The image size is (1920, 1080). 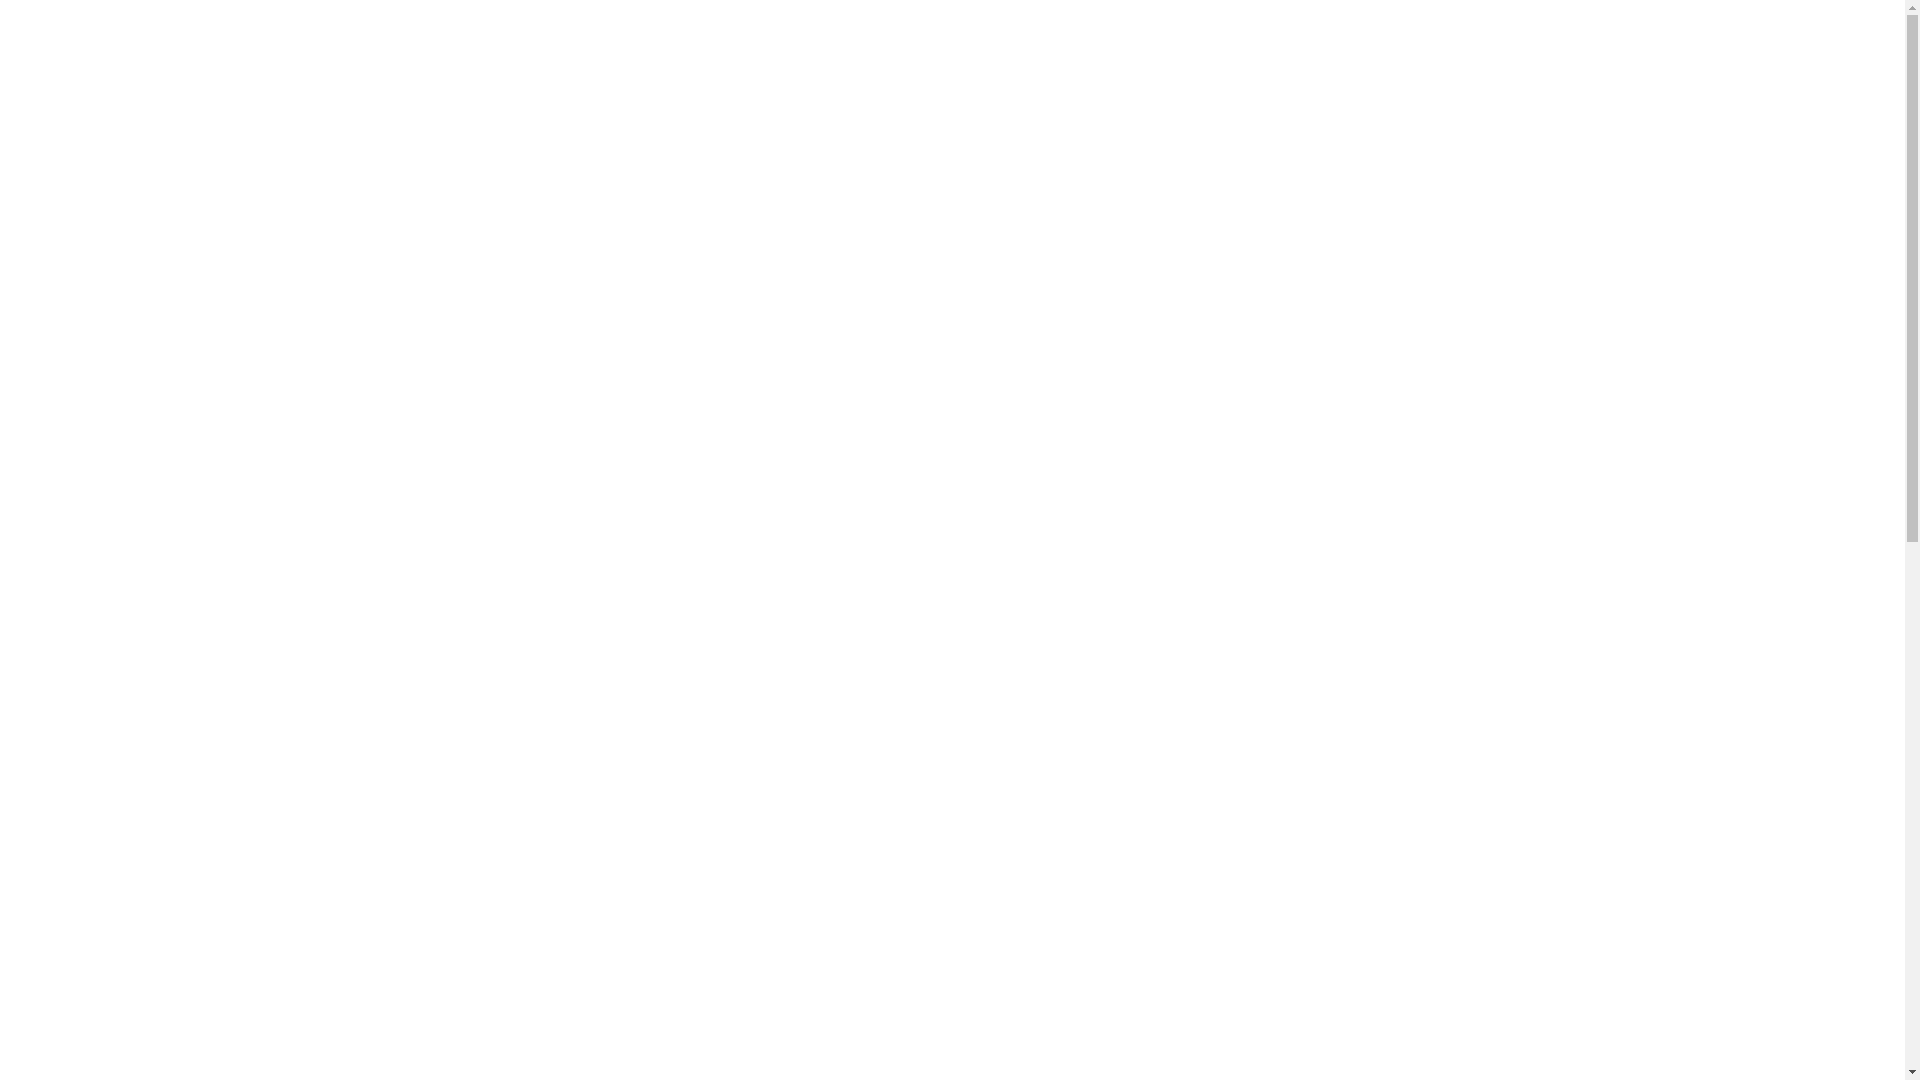 I want to click on 'Search', so click(x=1516, y=60).